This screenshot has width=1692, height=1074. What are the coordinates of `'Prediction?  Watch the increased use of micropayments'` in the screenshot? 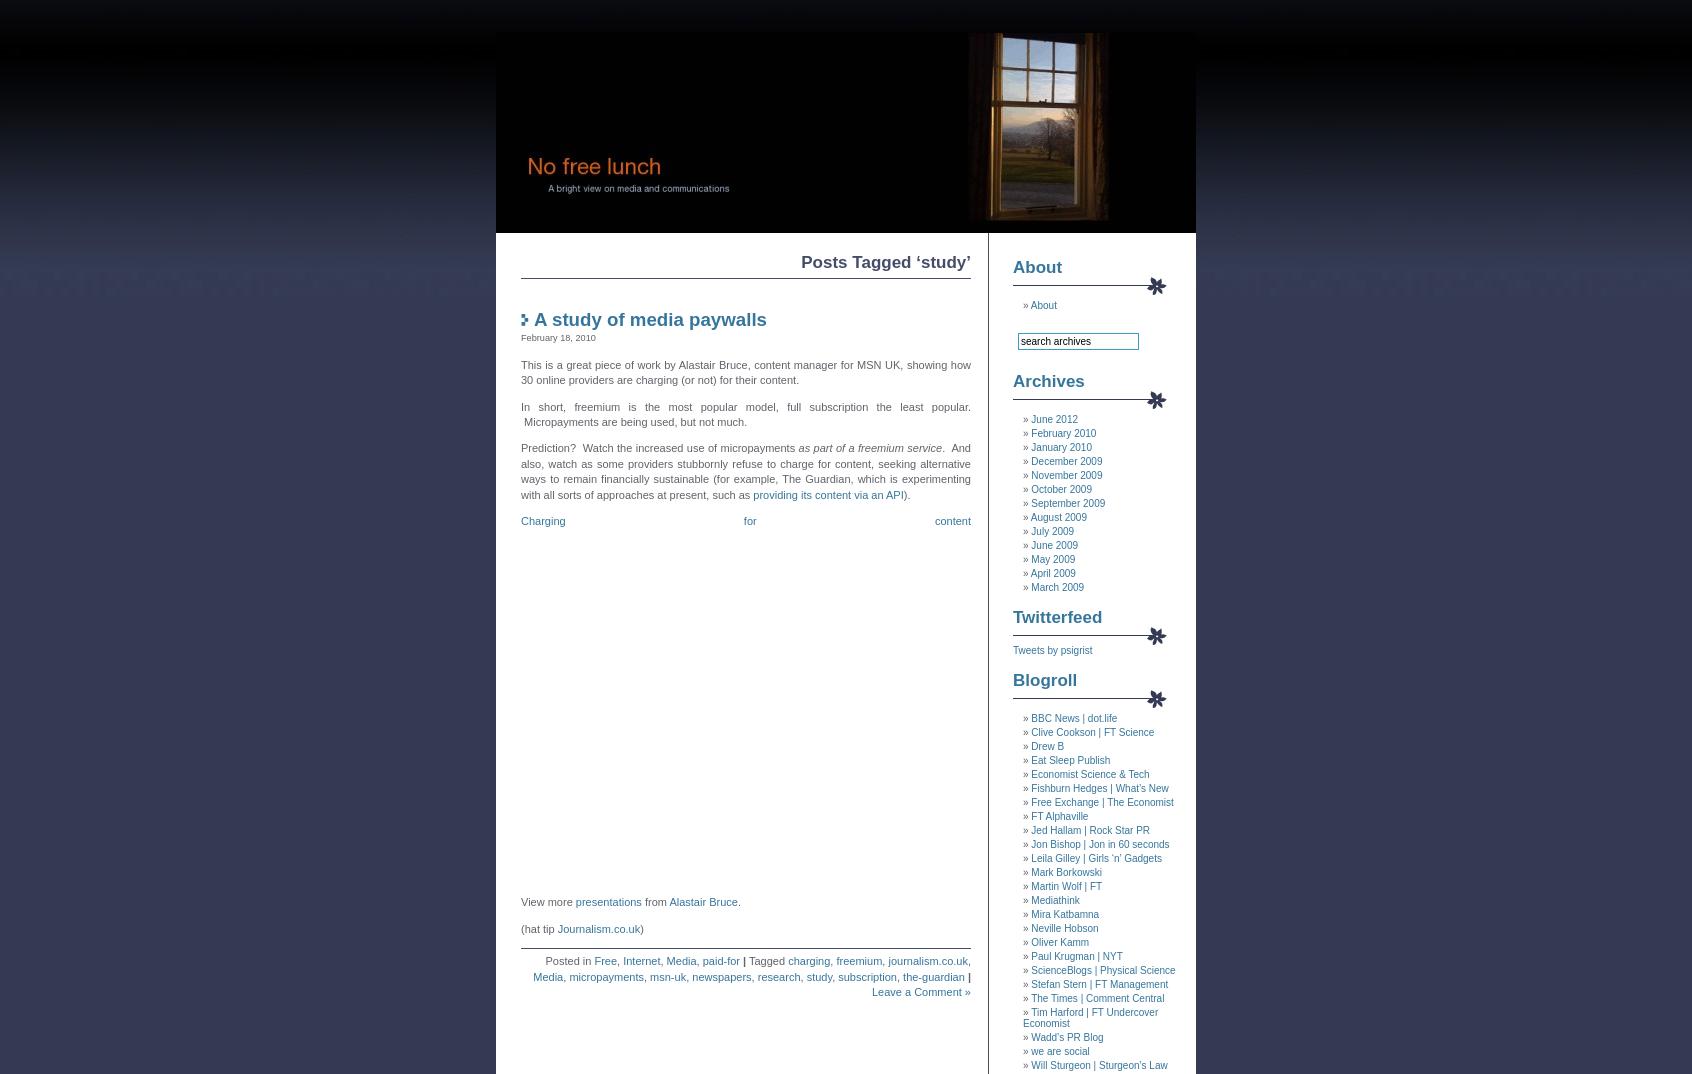 It's located at (659, 446).